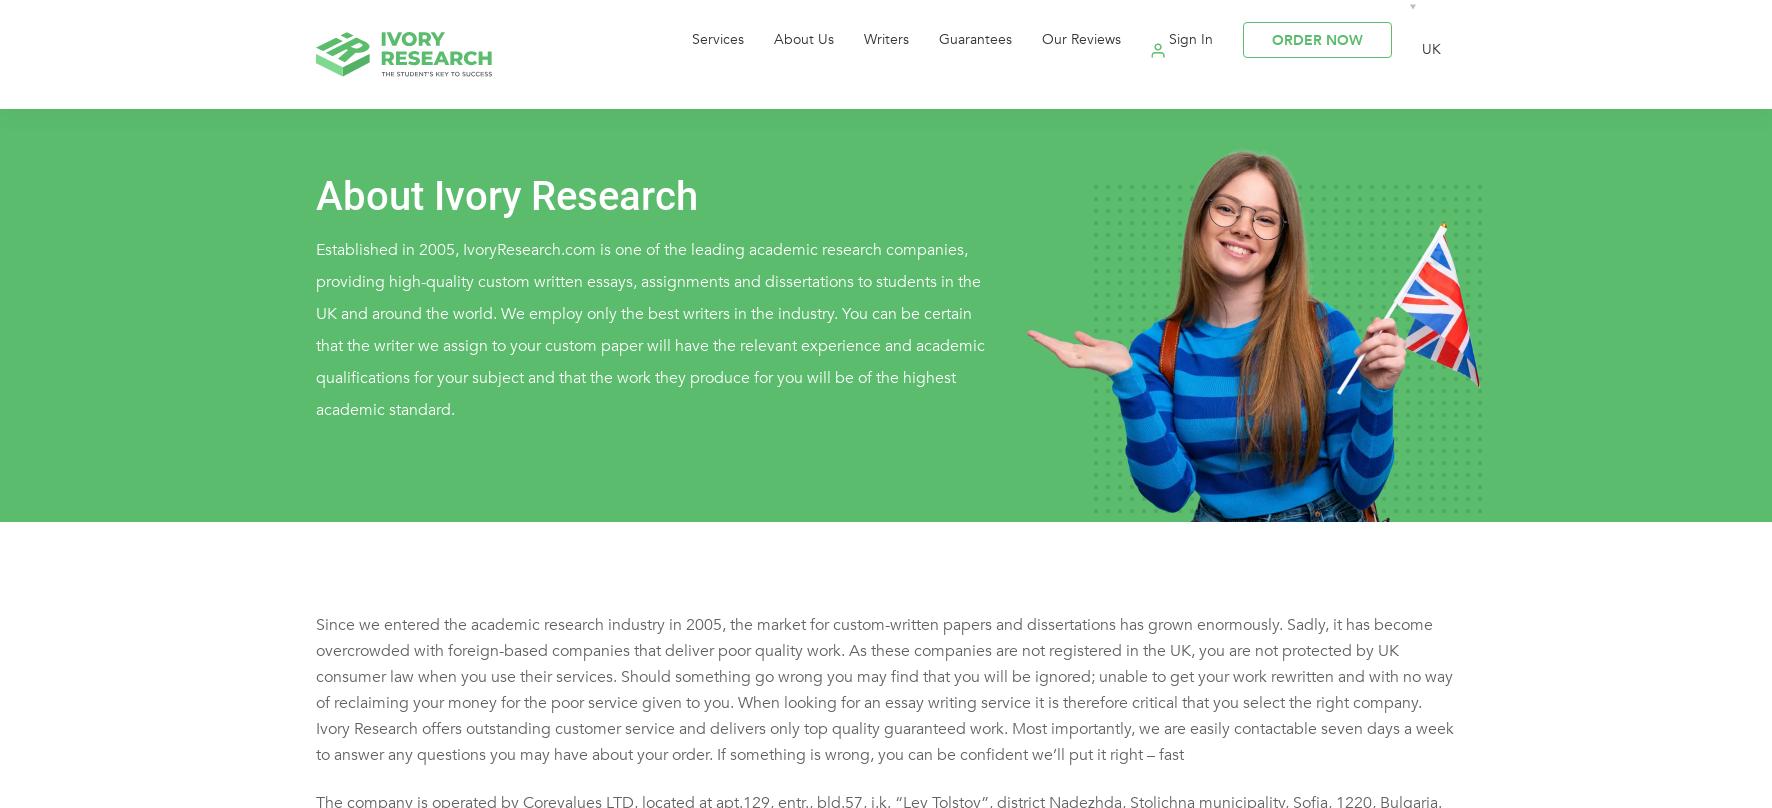  I want to click on 'Established in 2005, IvoryResearch.com is one of the leading academic research companies, providing high-quality custom written essays, assignments and dissertations to students in the UK and around the world. We employ only the best writers in the industry. You can be certain that the writer we assign to your custom paper will have the relevant experience and academic qualifications for your subject and that the work they produce for you will be of the highest academic standard.', so click(314, 346).